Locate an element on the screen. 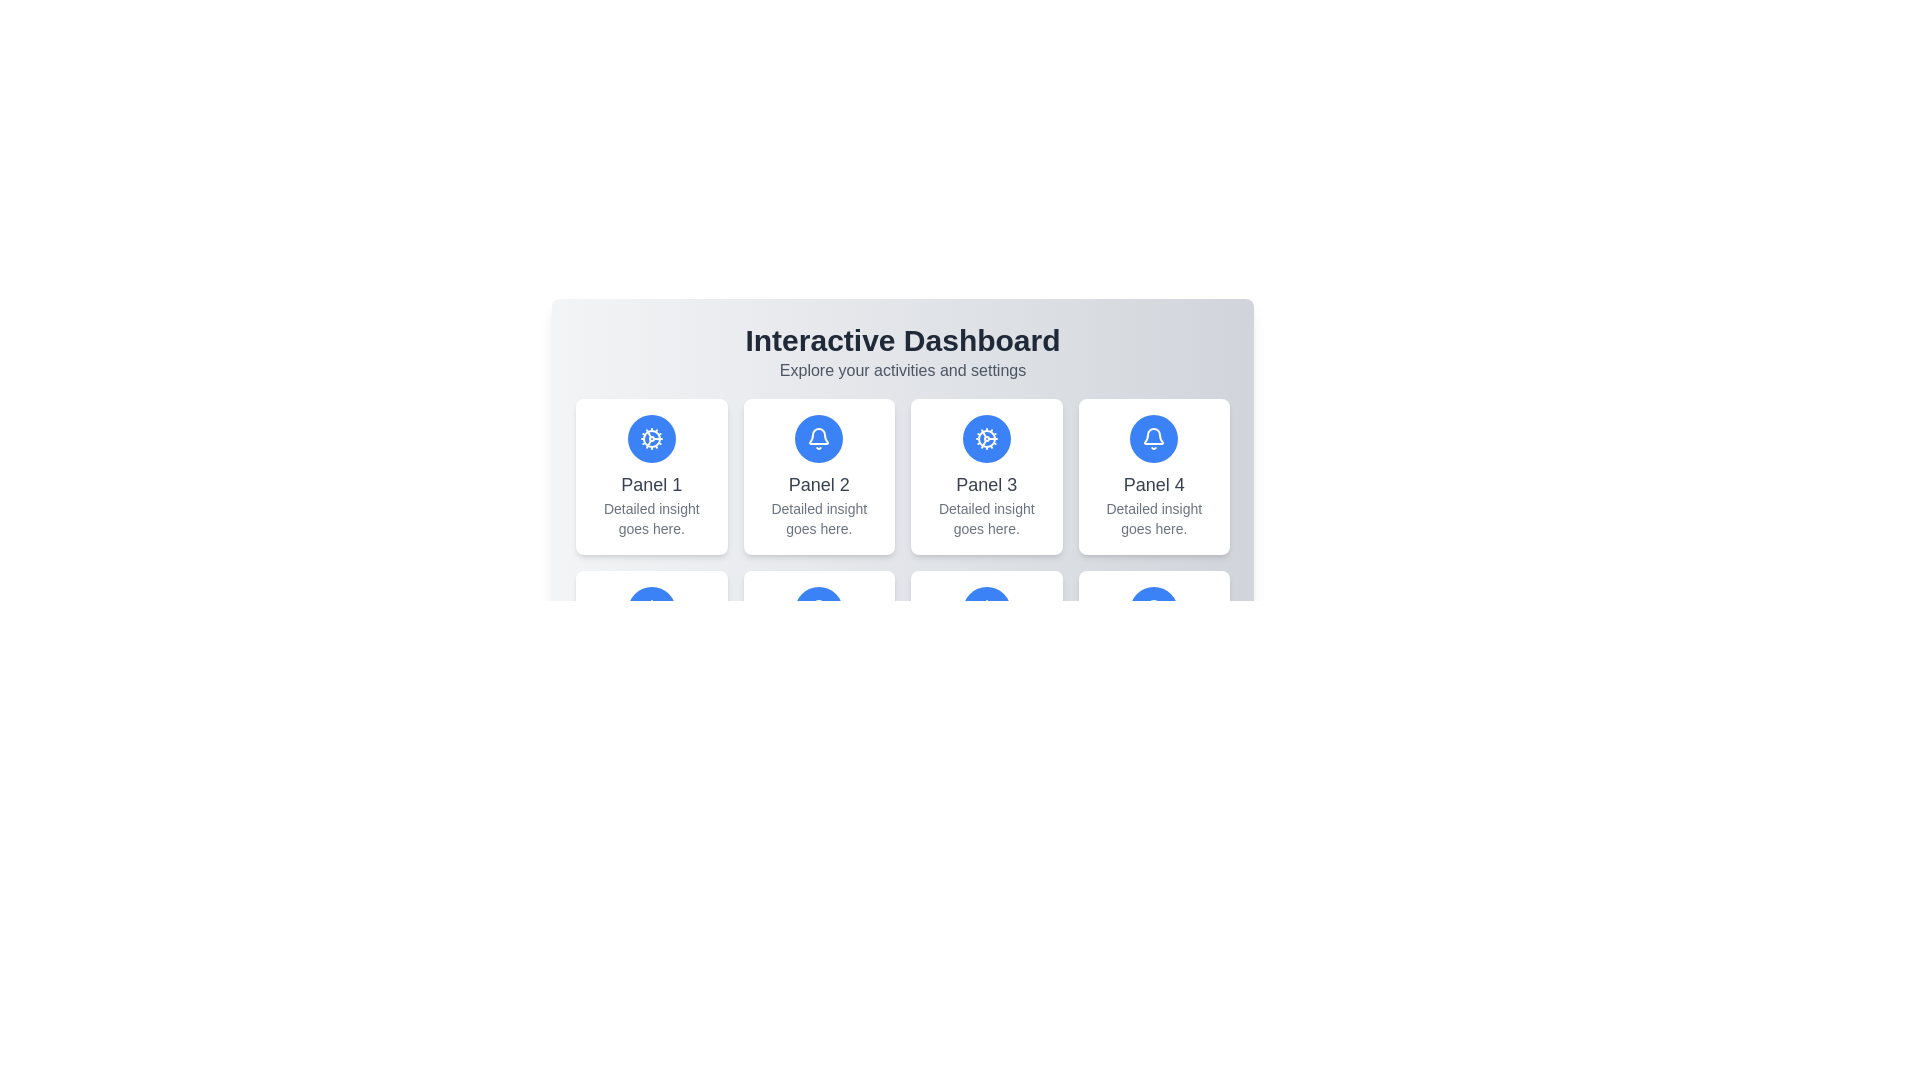 The width and height of the screenshot is (1920, 1080). the cogwheel-shaped icon in a blue circular background, which represents the settings option, located in the center of the bottom row of the grid below 'Panel 3' is located at coordinates (986, 609).